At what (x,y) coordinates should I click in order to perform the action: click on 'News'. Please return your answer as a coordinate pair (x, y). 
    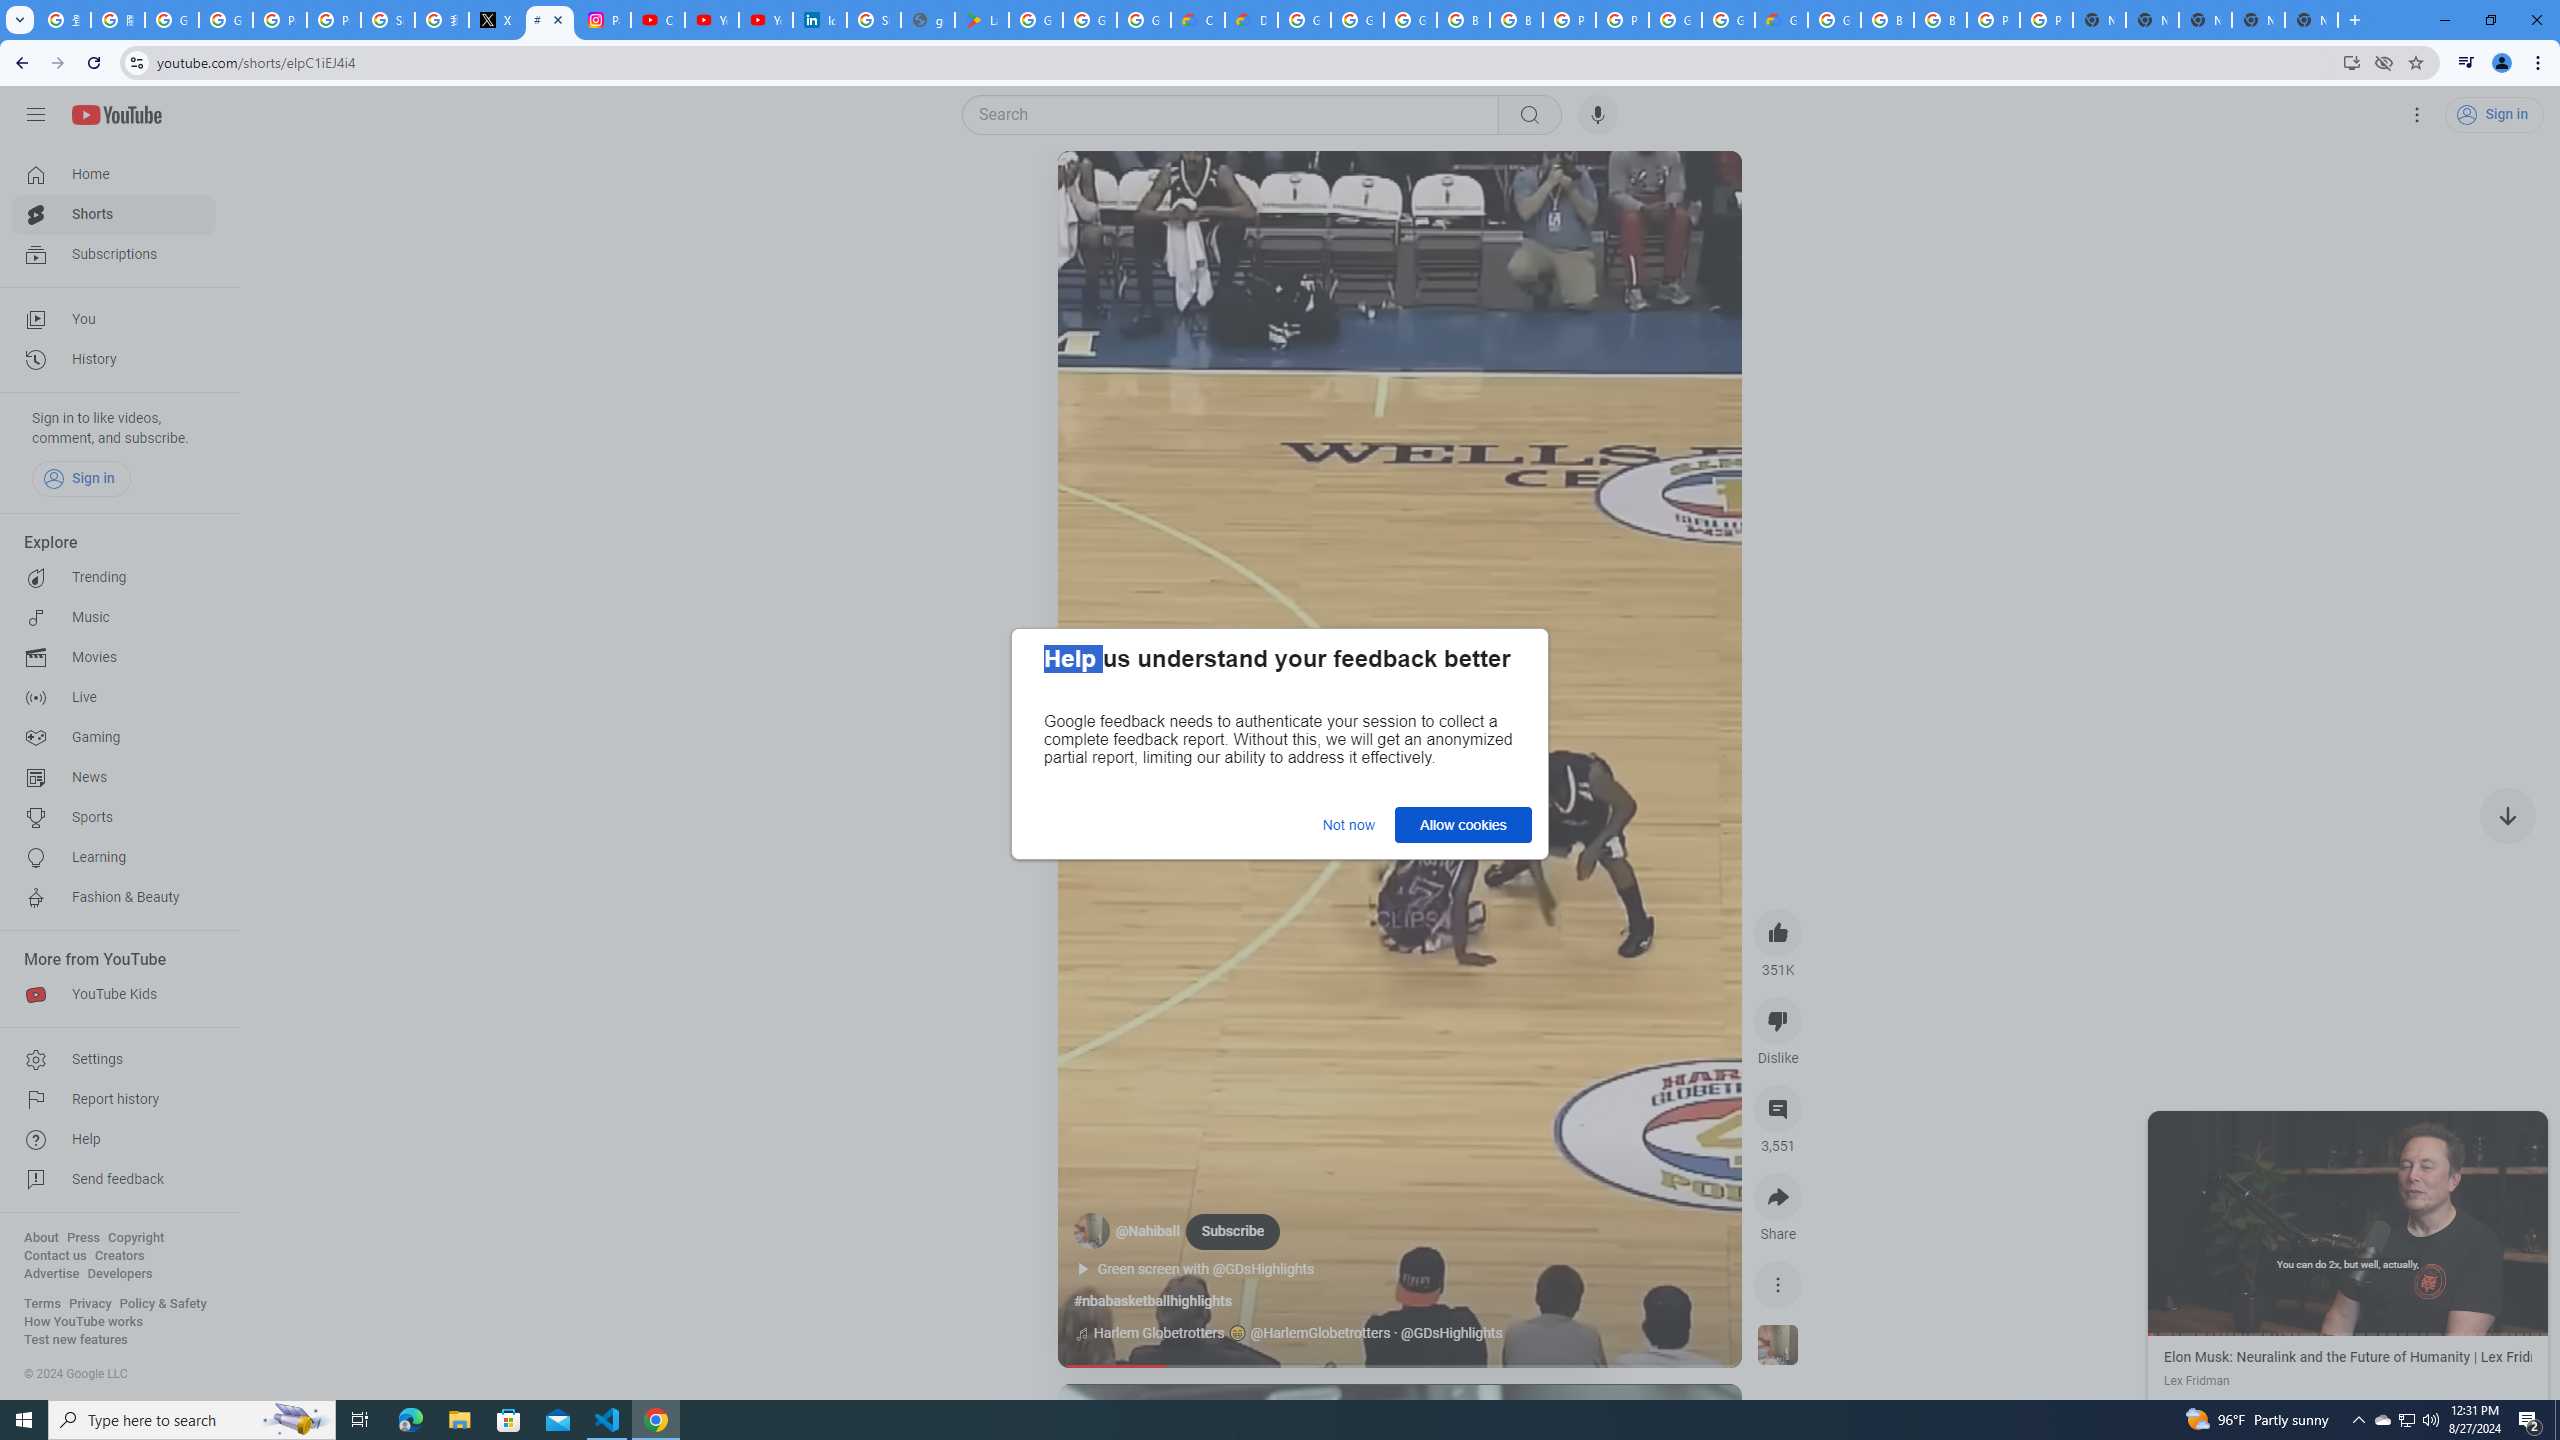
    Looking at the image, I should click on (113, 777).